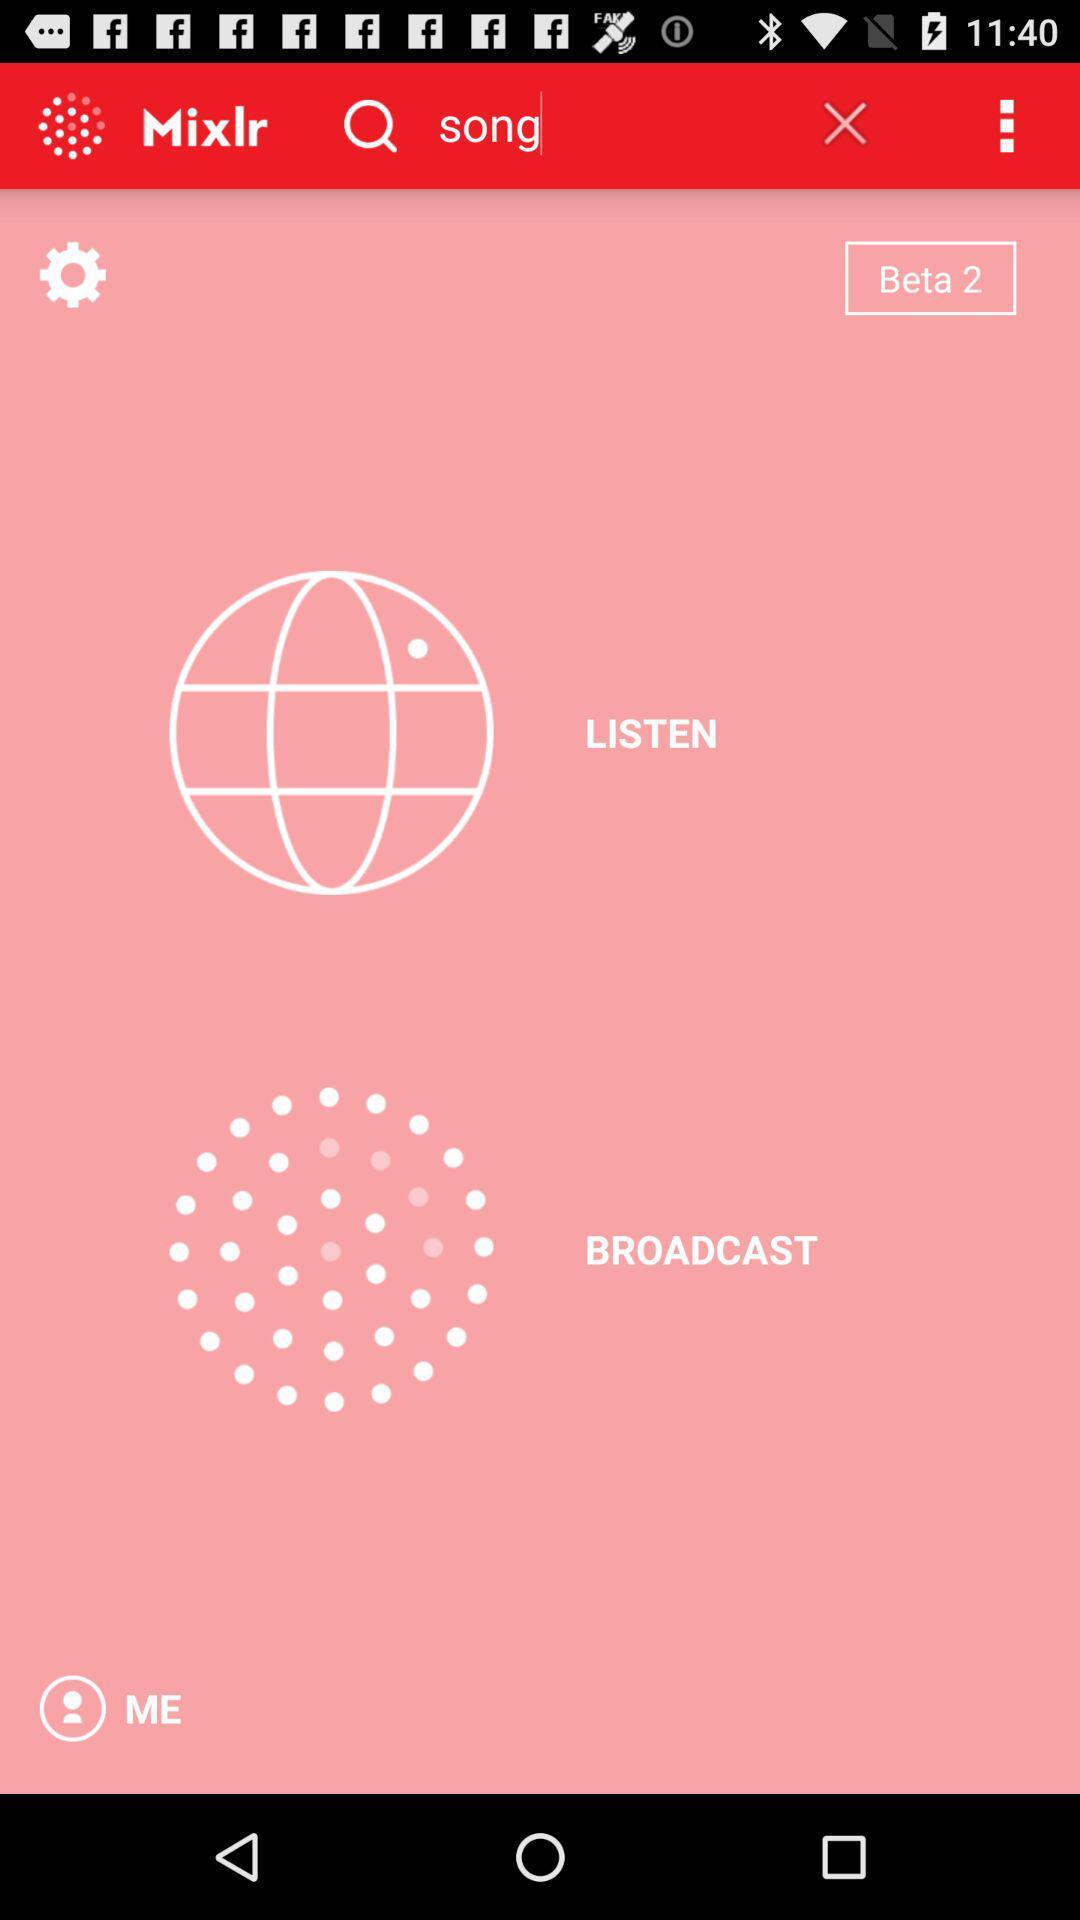 Image resolution: width=1080 pixels, height=1920 pixels. What do you see at coordinates (71, 1707) in the screenshot?
I see `open profile option` at bounding box center [71, 1707].